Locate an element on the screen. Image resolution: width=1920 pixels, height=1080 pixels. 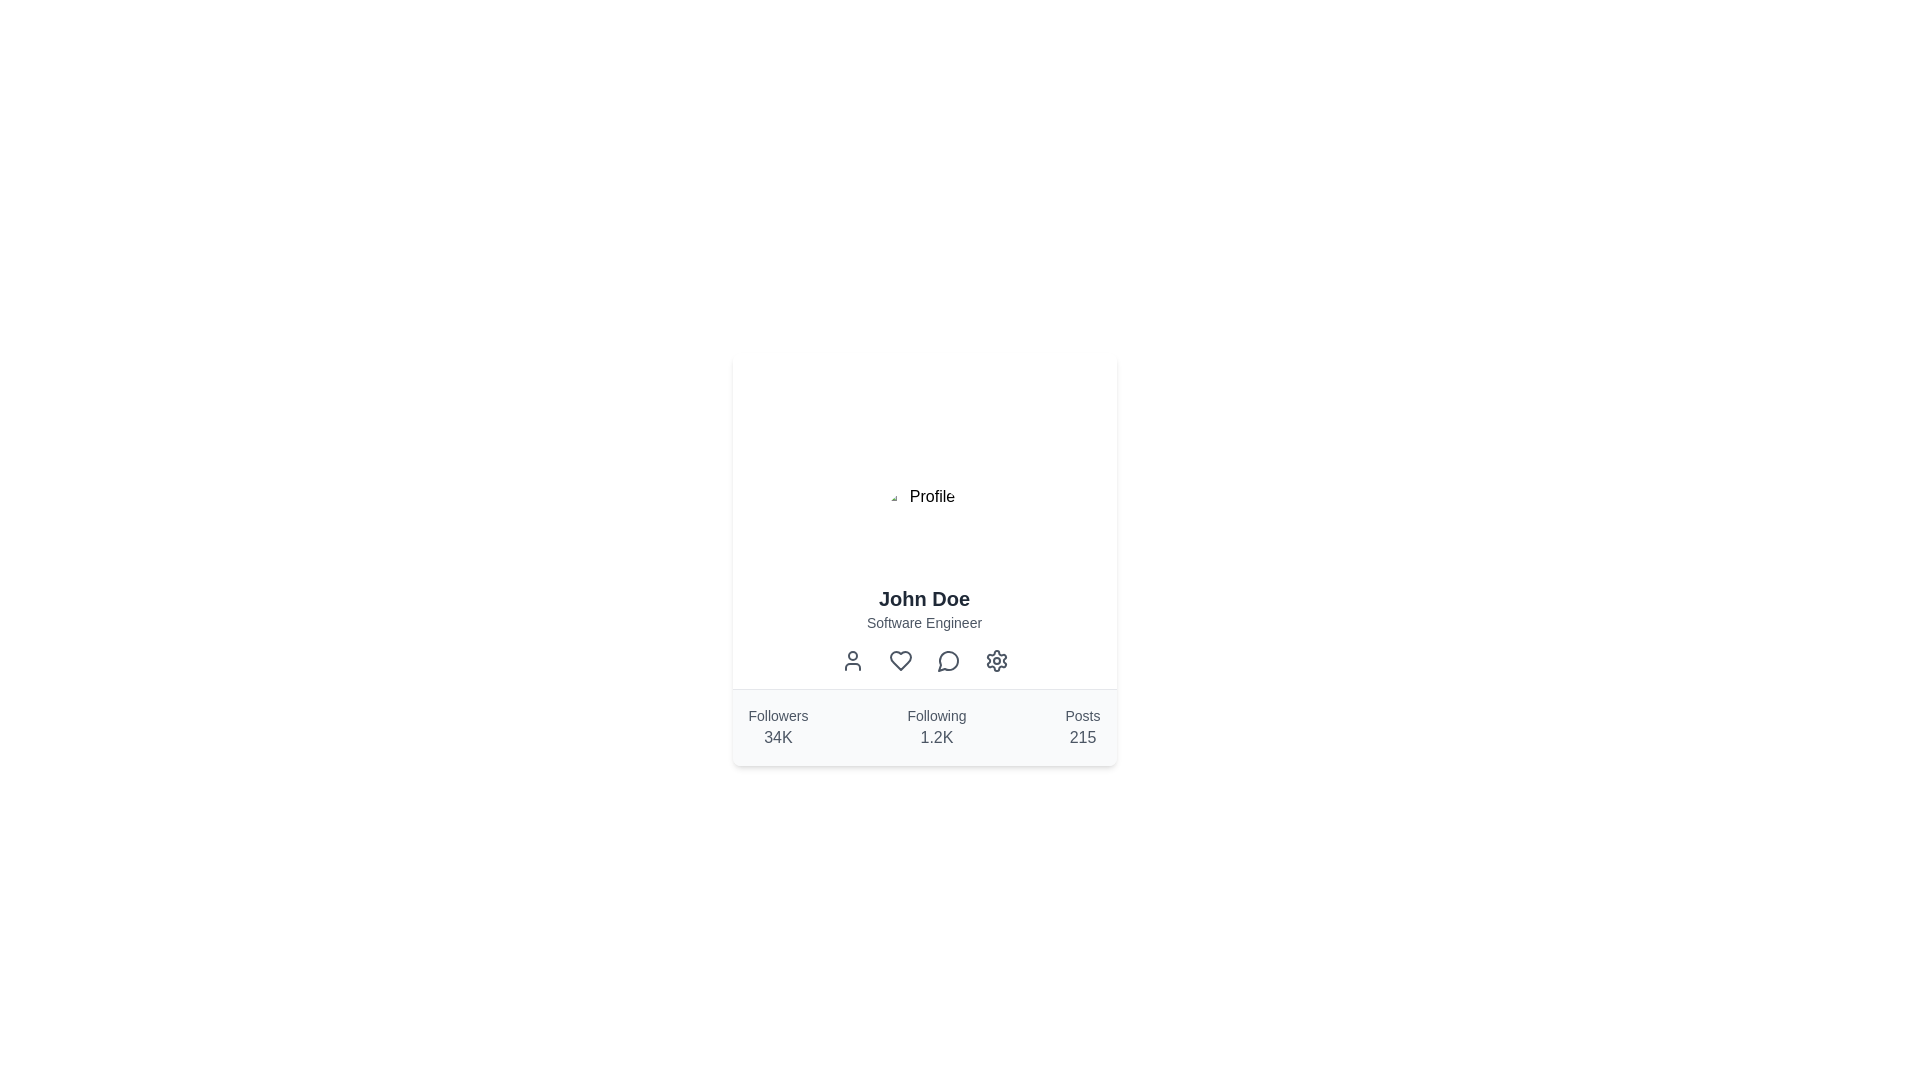
the count display for the 'Following' category, which shows '1.2K', located in the bottom section of the card layout, between 'Followers' and 'Posts' is located at coordinates (935, 737).